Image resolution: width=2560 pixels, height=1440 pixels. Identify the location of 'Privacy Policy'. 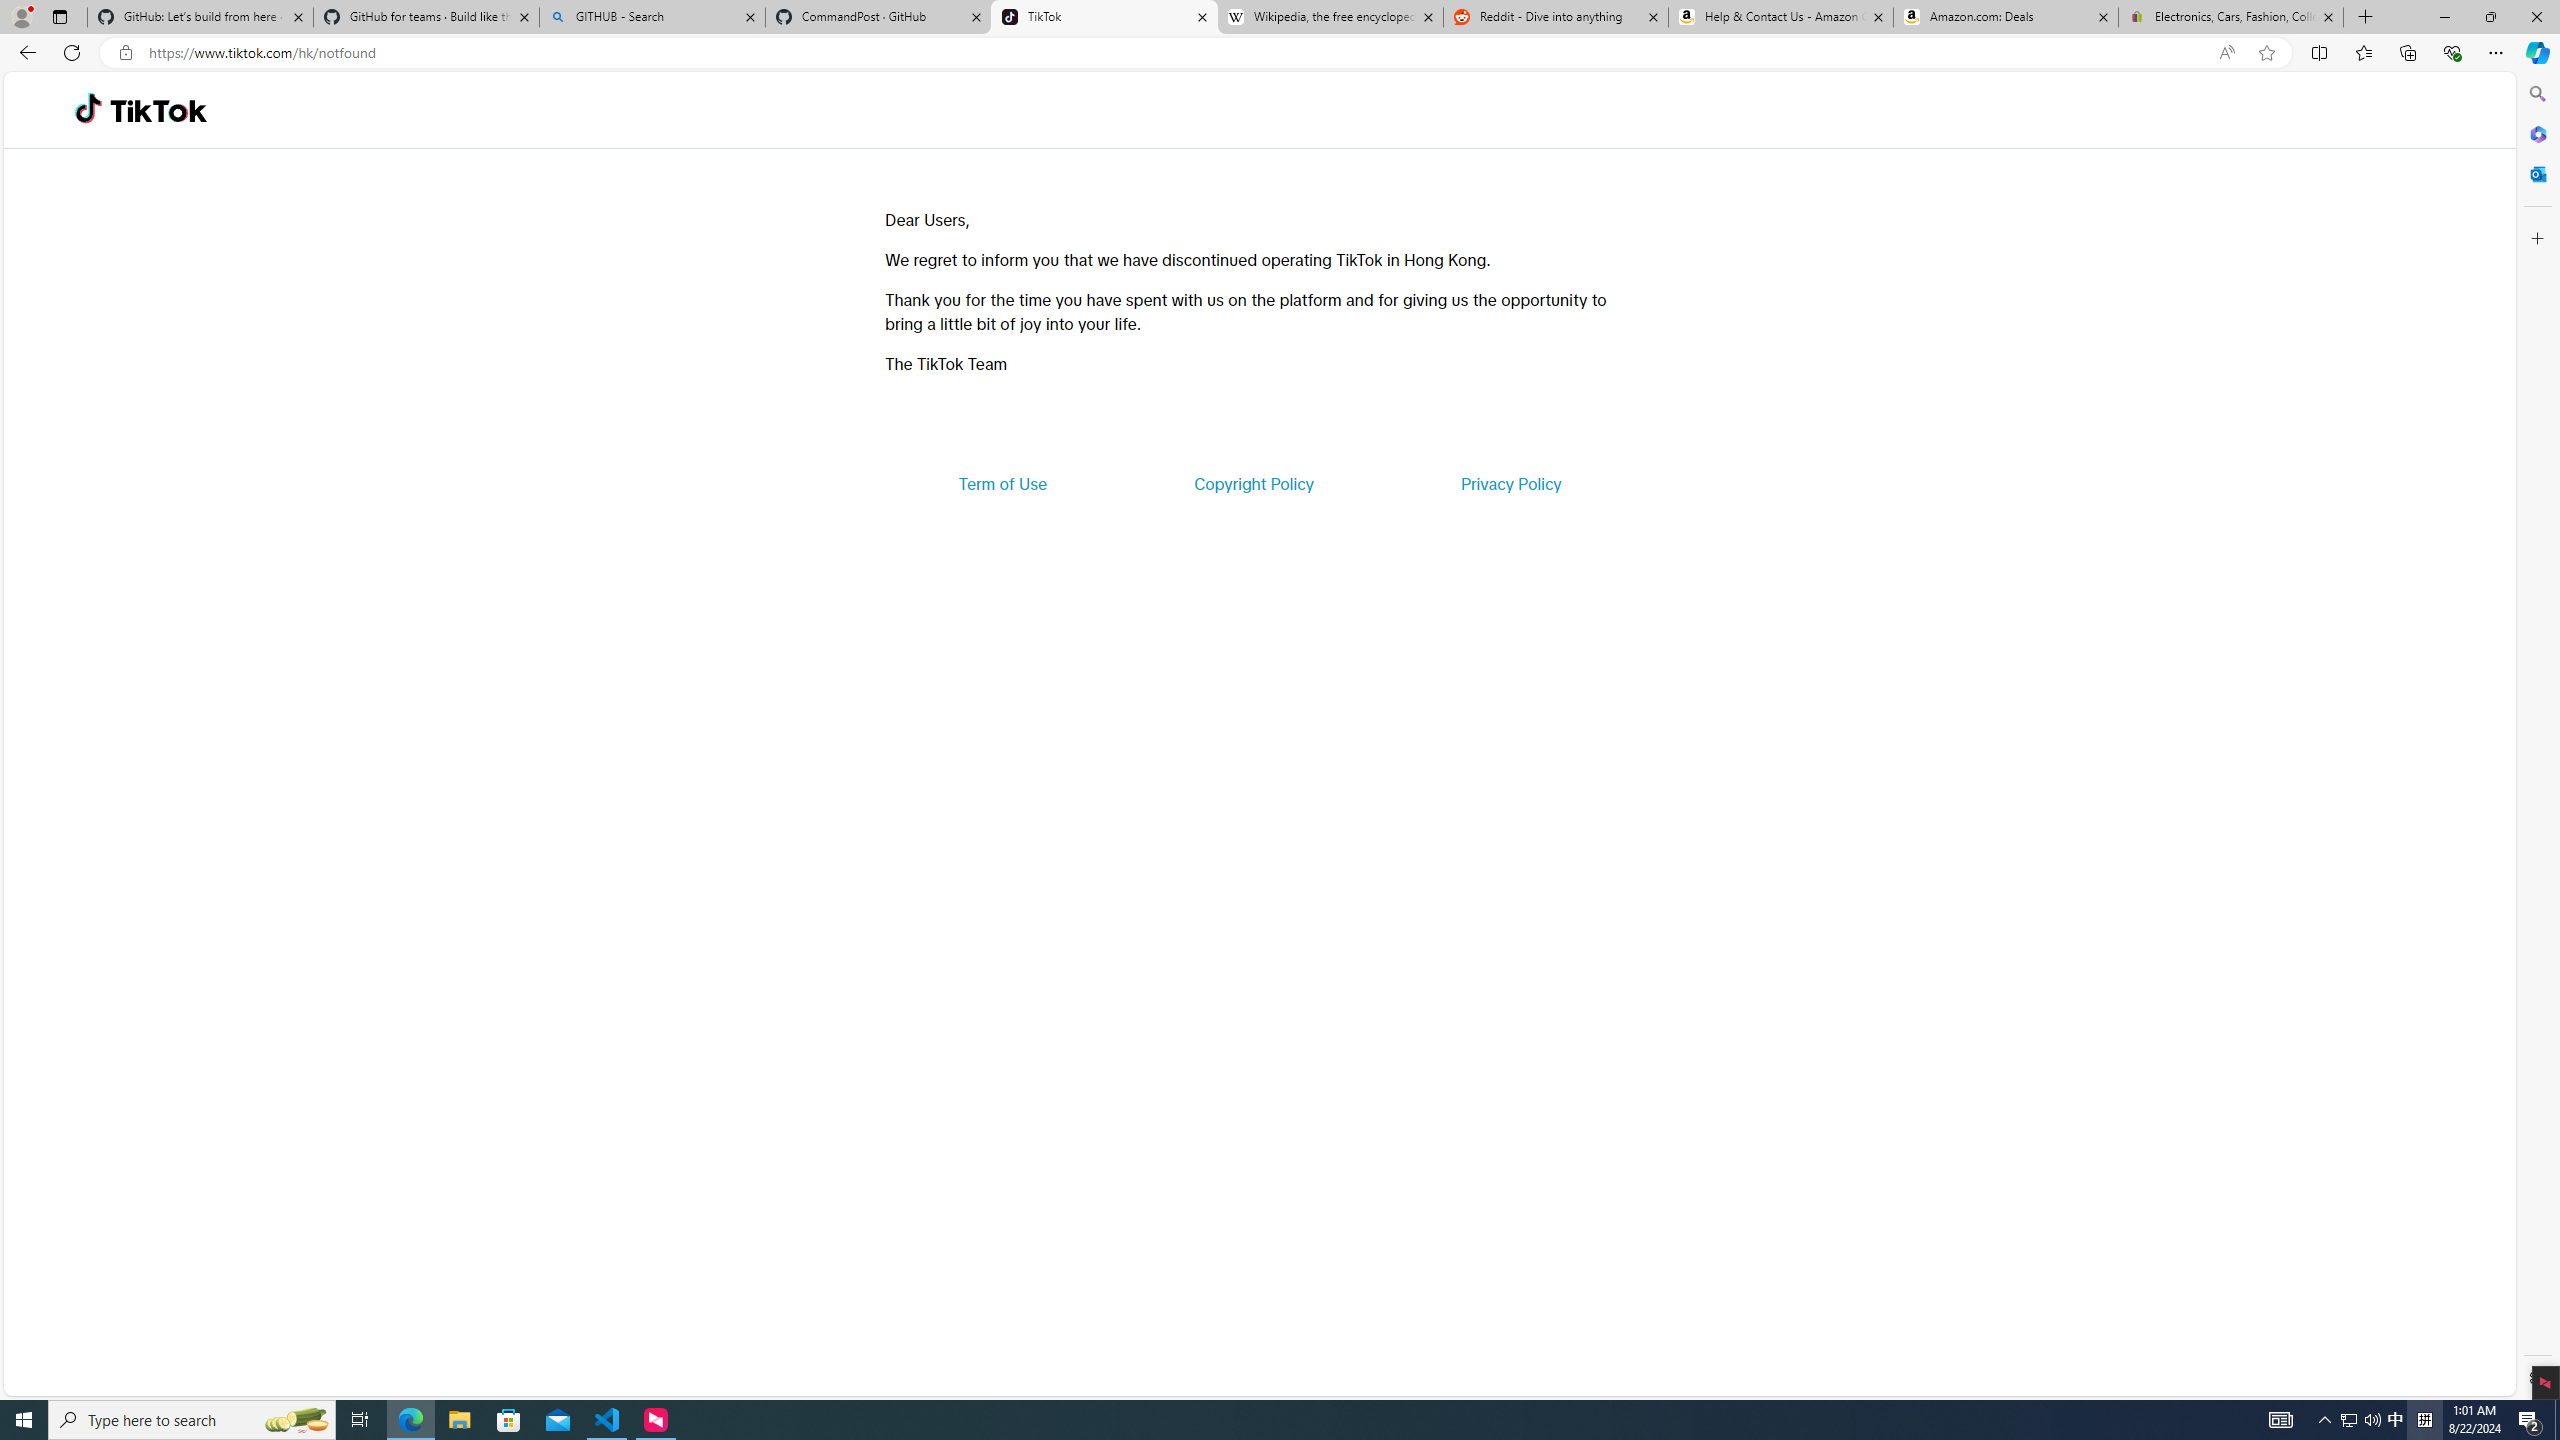
(1509, 482).